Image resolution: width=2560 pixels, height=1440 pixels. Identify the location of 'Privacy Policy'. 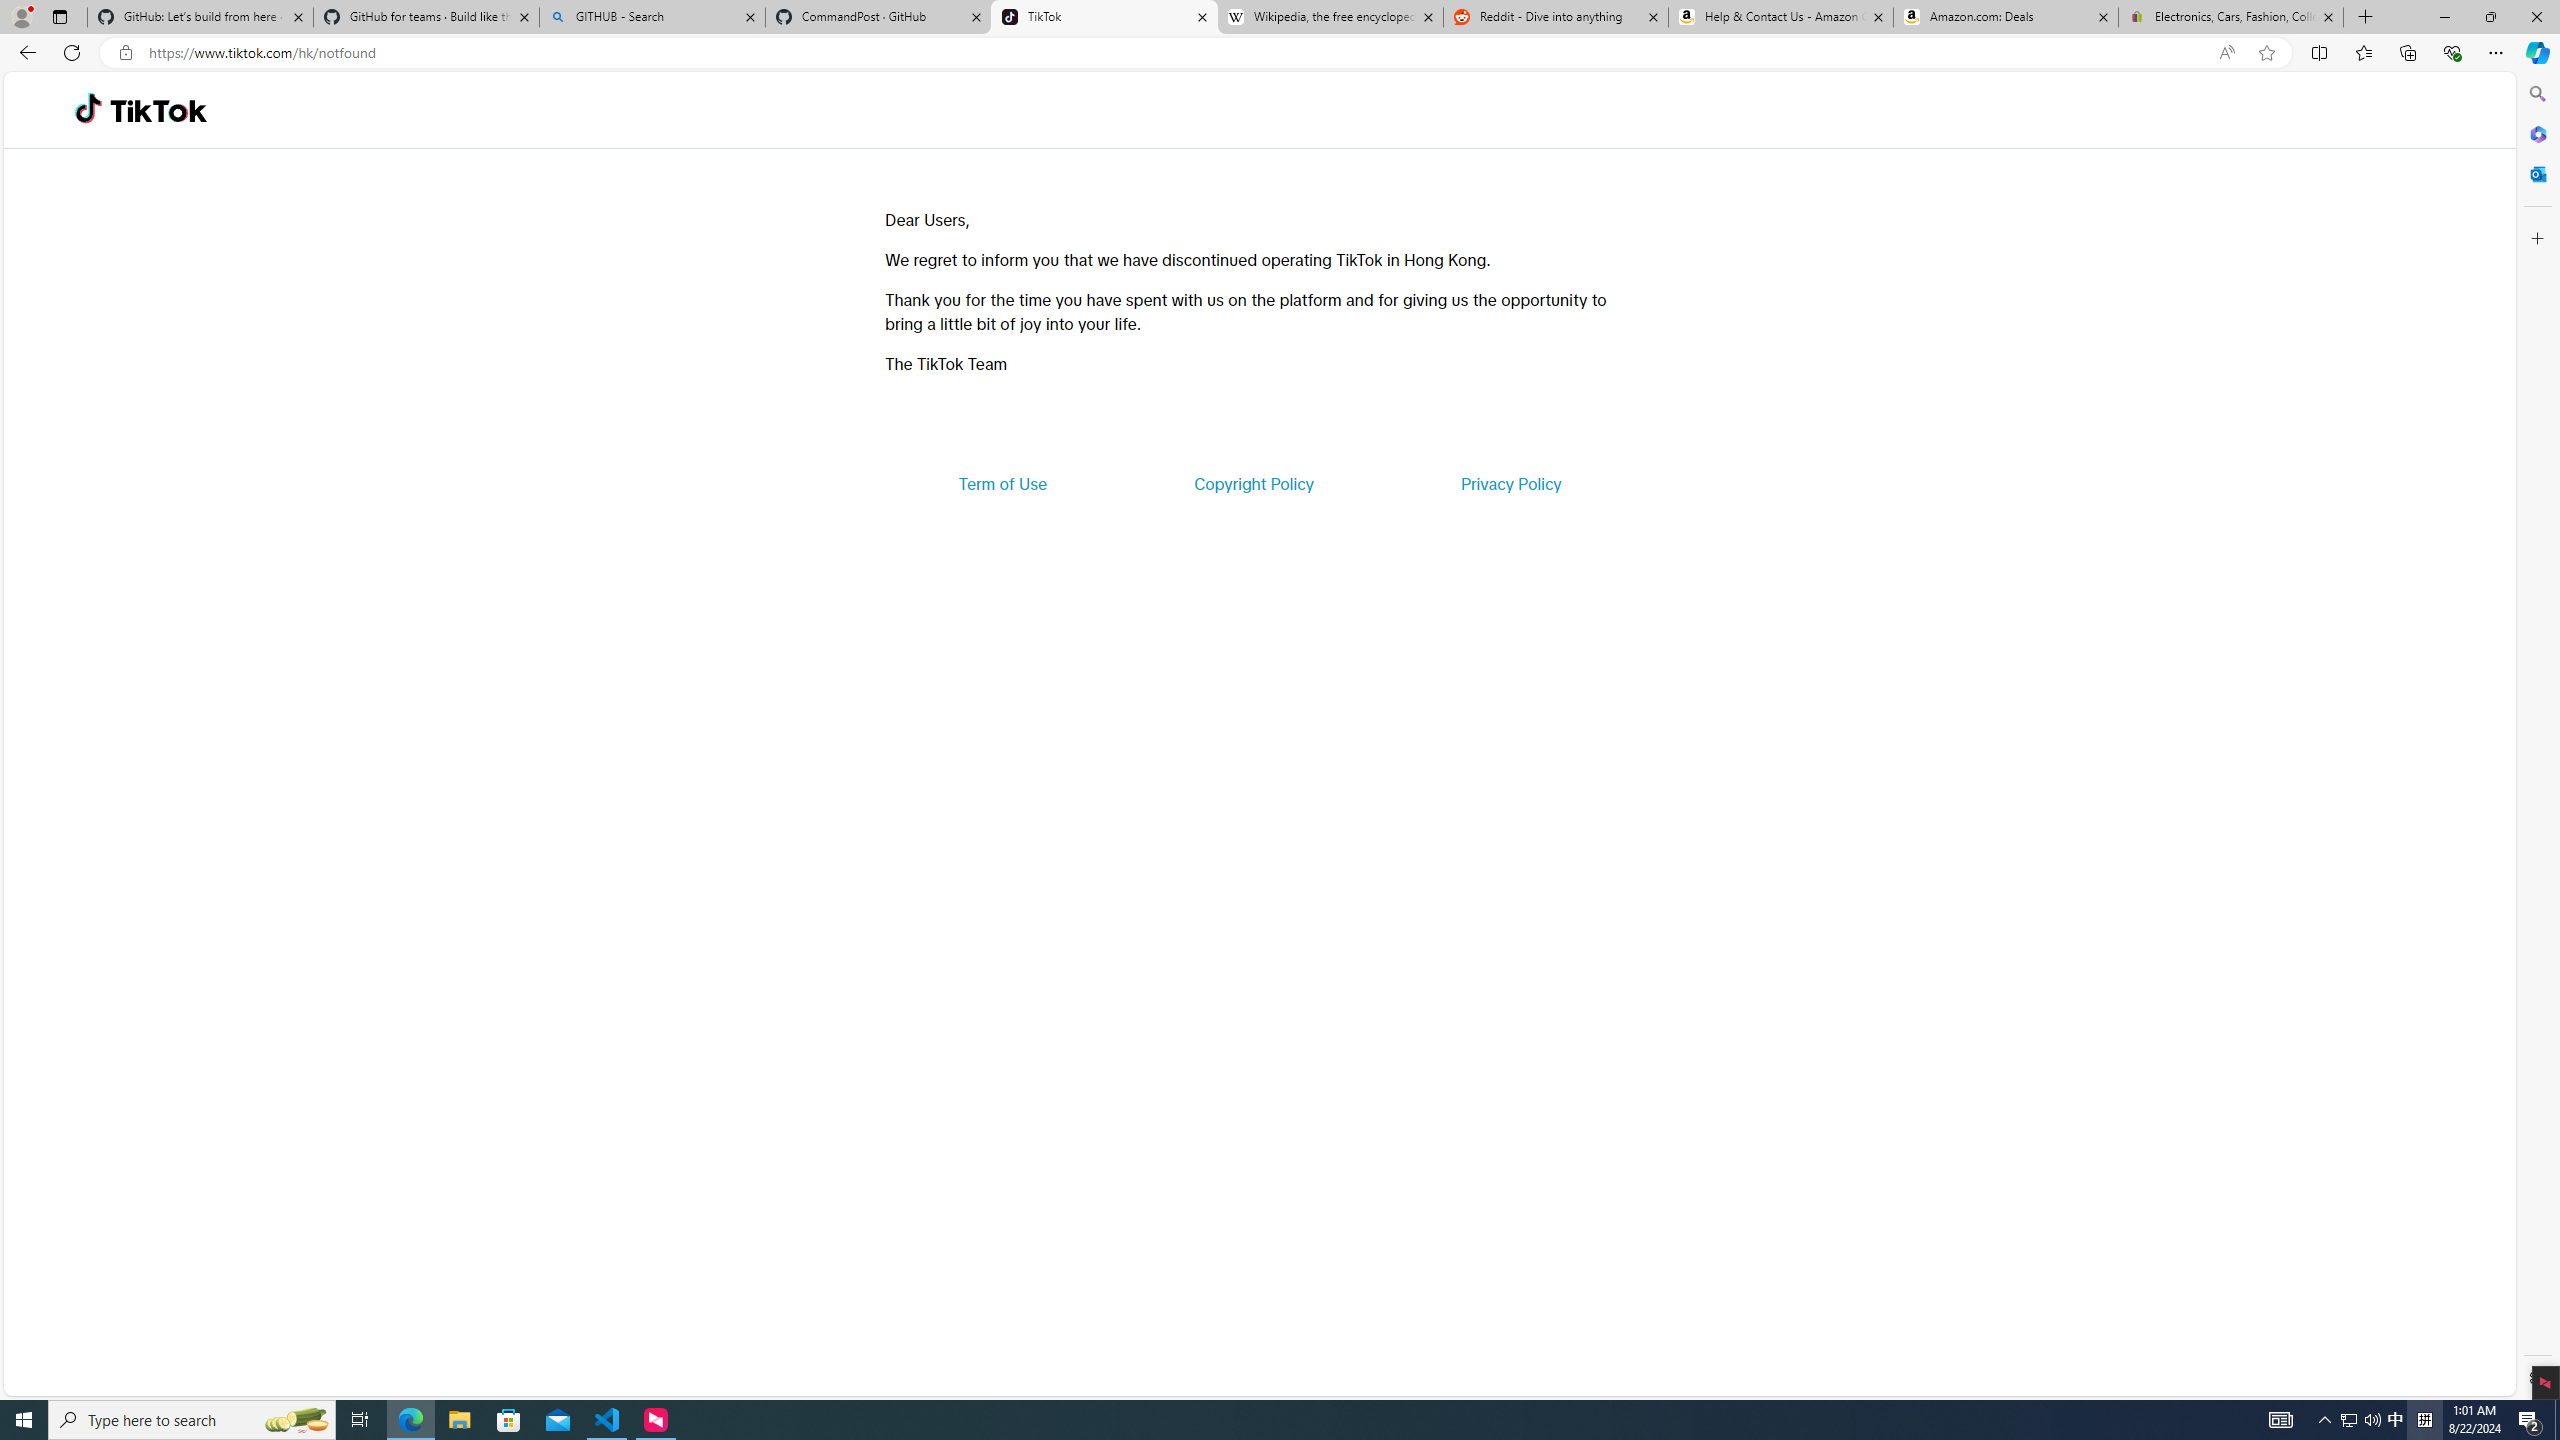
(1509, 482).